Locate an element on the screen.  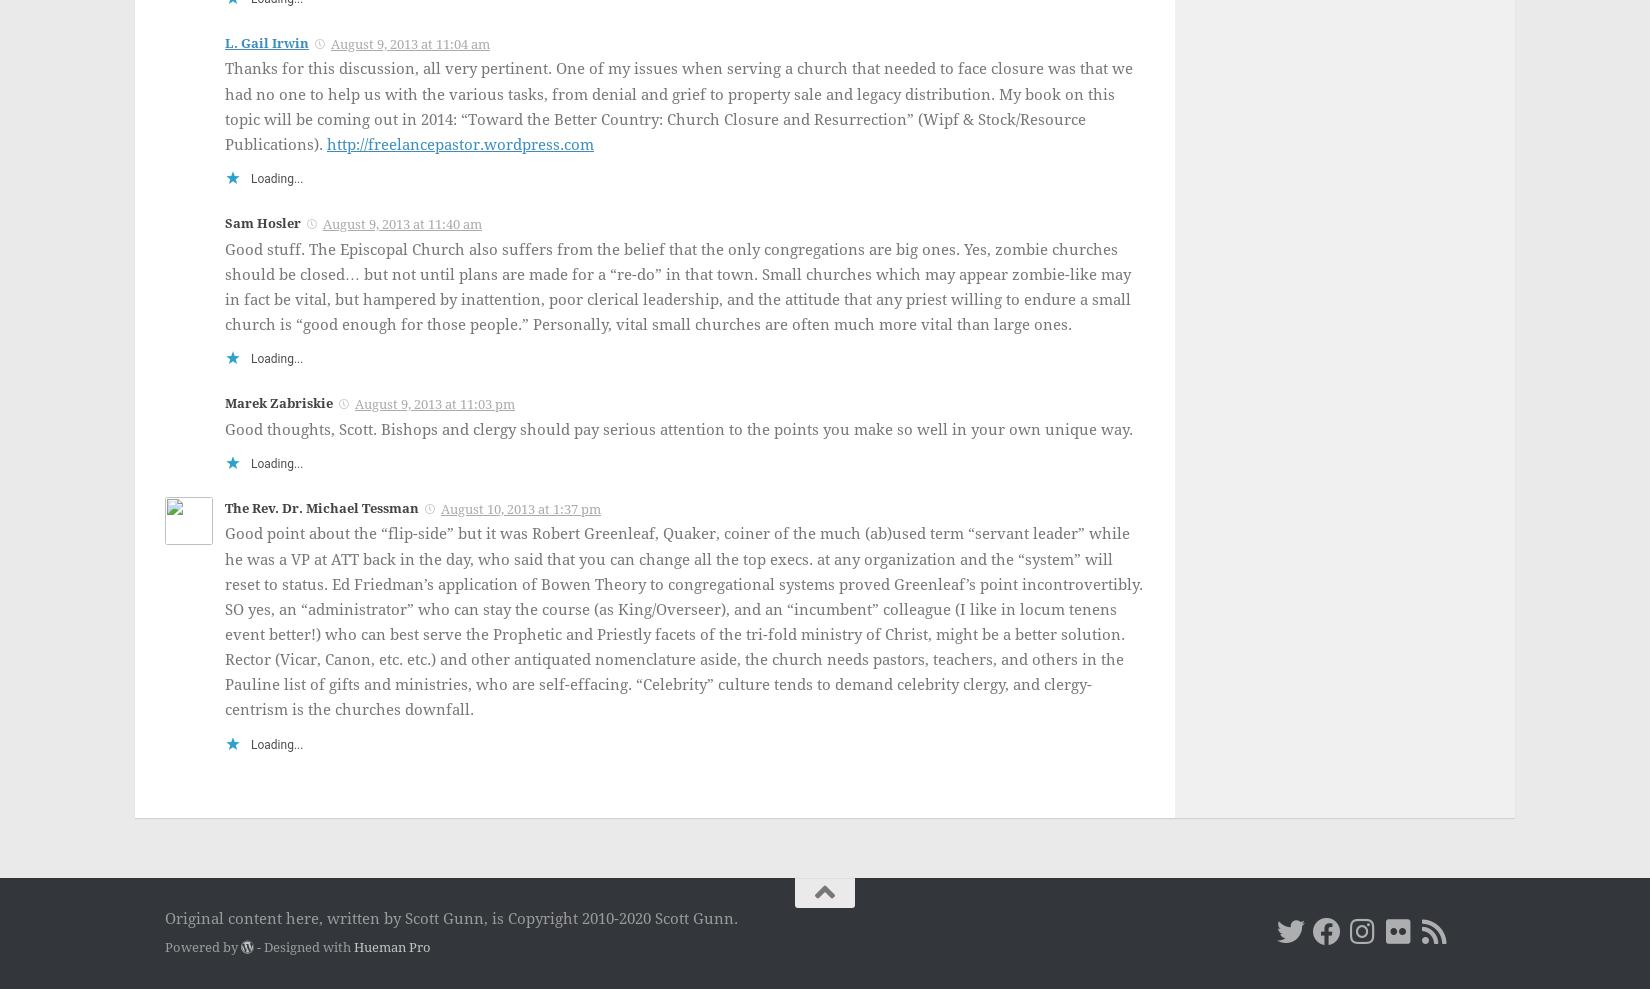
'Good point about the “flip-side” but it was Robert Greenleaf, Quaker, coiner of the much (ab)used term “servant leader” while he was a VP at ATT back in the day, who said that you can change all the top execs. at any organization and the “system” will reset to status. Ed Friedman’s application of Bowen Theory to congregational systems proved Greenleaf’s point incontrovertibly. SO yes, an “administrator” who can stay the course (as King/Overseer), and an “incumbent” colleague (I like in locum tenens event better!) who can best serve the Prophetic and Priestly facets of the tri-fold ministry of Christ, might be a better solution.  Rector (Vicar, Canon, etc. etc.) and other antiquated nomenclature aside, the church needs pastors, teachers, and others in the Pauline list of gifts and ministries, who are self-effacing. “Celebrity” culture tends to demand celebrity clergy, and clergy-centrism is the churches downfall.' is located at coordinates (682, 621).